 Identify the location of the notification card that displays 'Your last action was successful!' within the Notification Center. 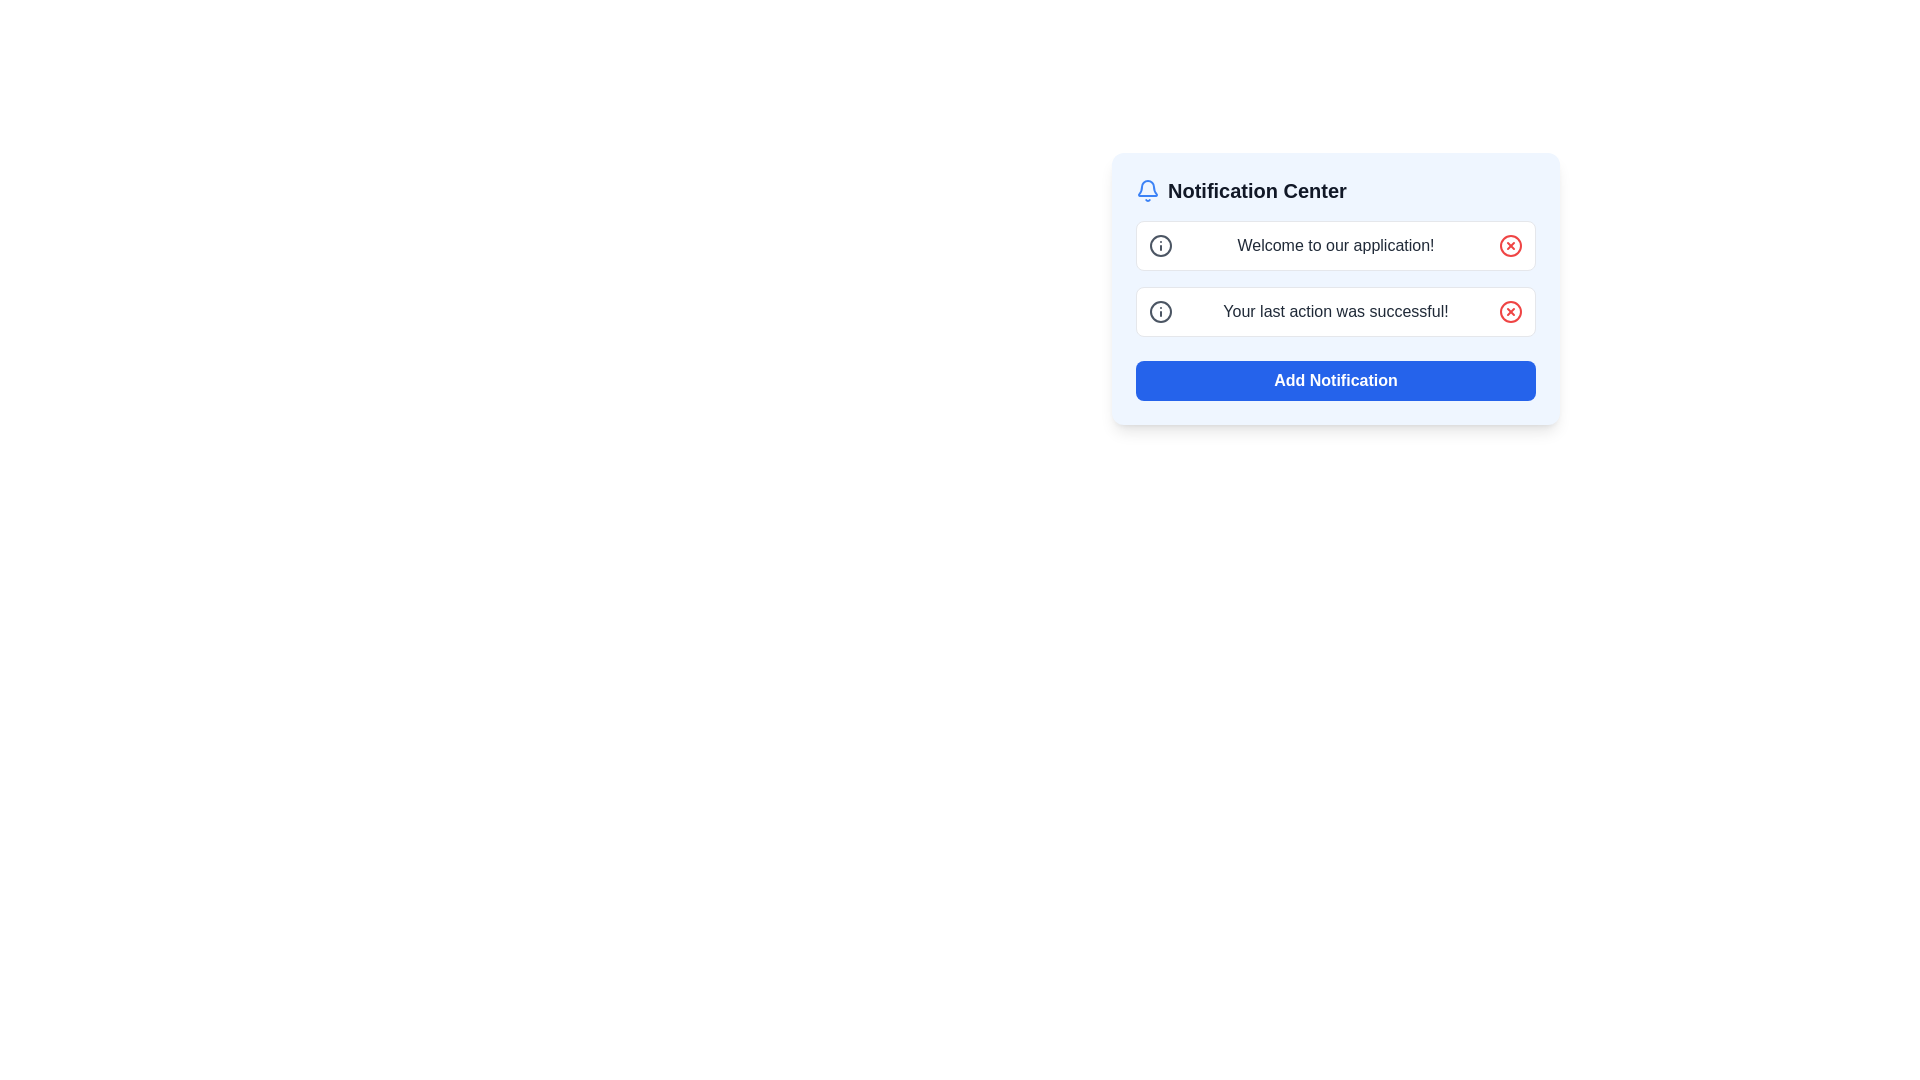
(1335, 312).